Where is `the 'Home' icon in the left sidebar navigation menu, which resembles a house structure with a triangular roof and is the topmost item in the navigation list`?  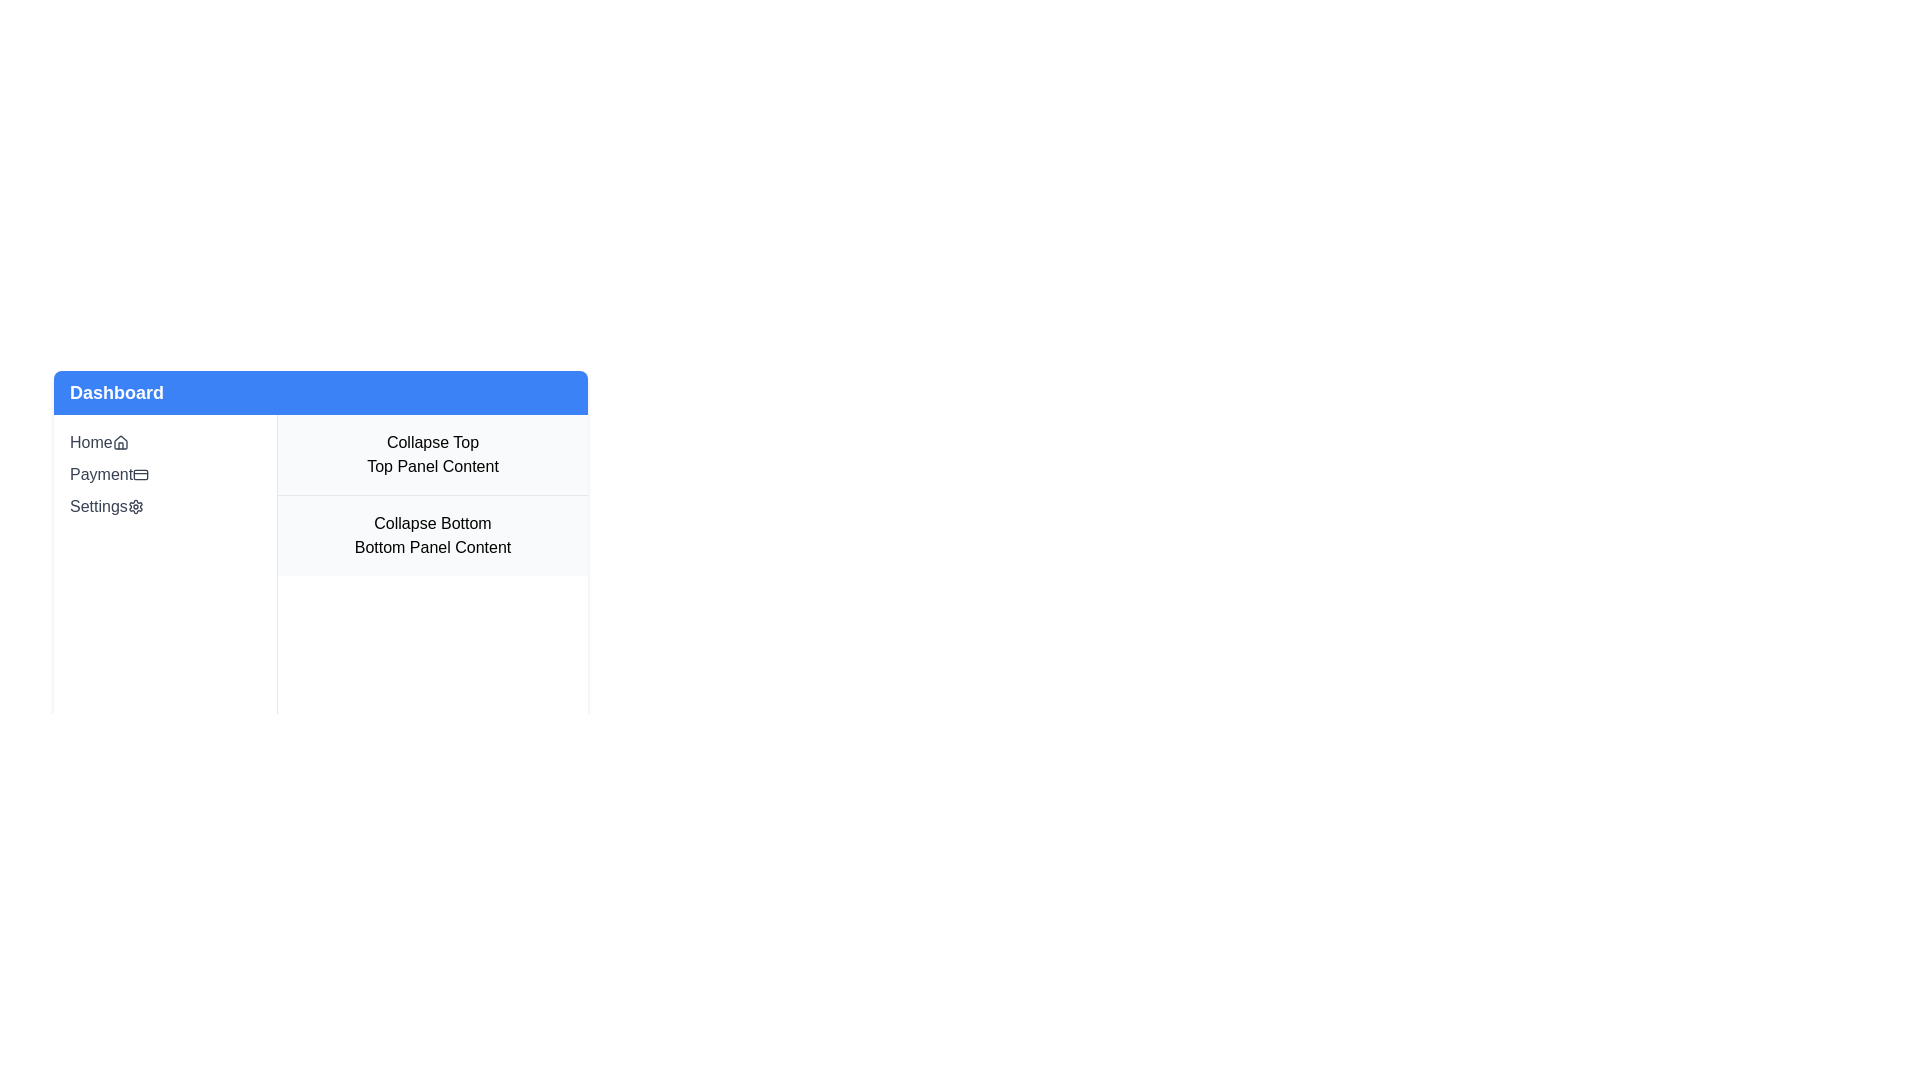 the 'Home' icon in the left sidebar navigation menu, which resembles a house structure with a triangular roof and is the topmost item in the navigation list is located at coordinates (119, 441).